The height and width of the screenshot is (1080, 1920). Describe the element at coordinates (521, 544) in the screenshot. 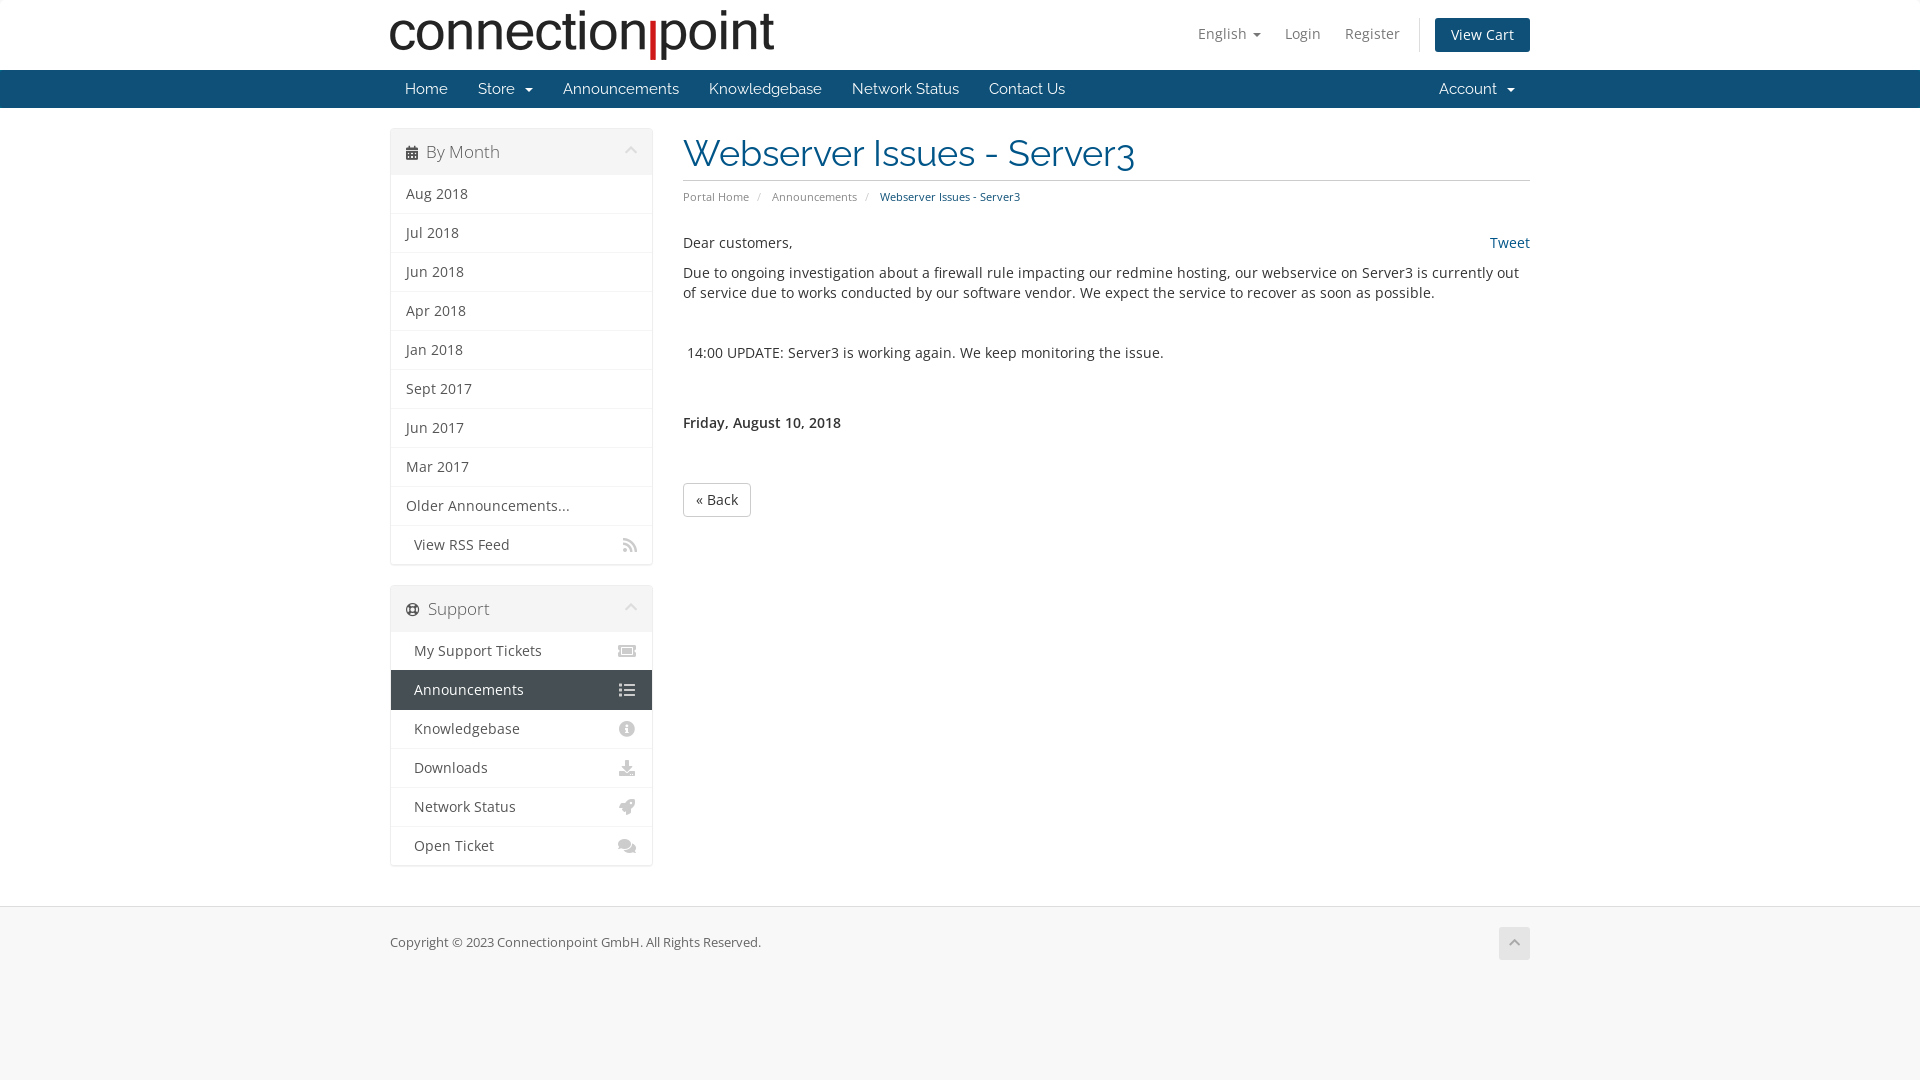

I see `'  View RSS Feed'` at that location.